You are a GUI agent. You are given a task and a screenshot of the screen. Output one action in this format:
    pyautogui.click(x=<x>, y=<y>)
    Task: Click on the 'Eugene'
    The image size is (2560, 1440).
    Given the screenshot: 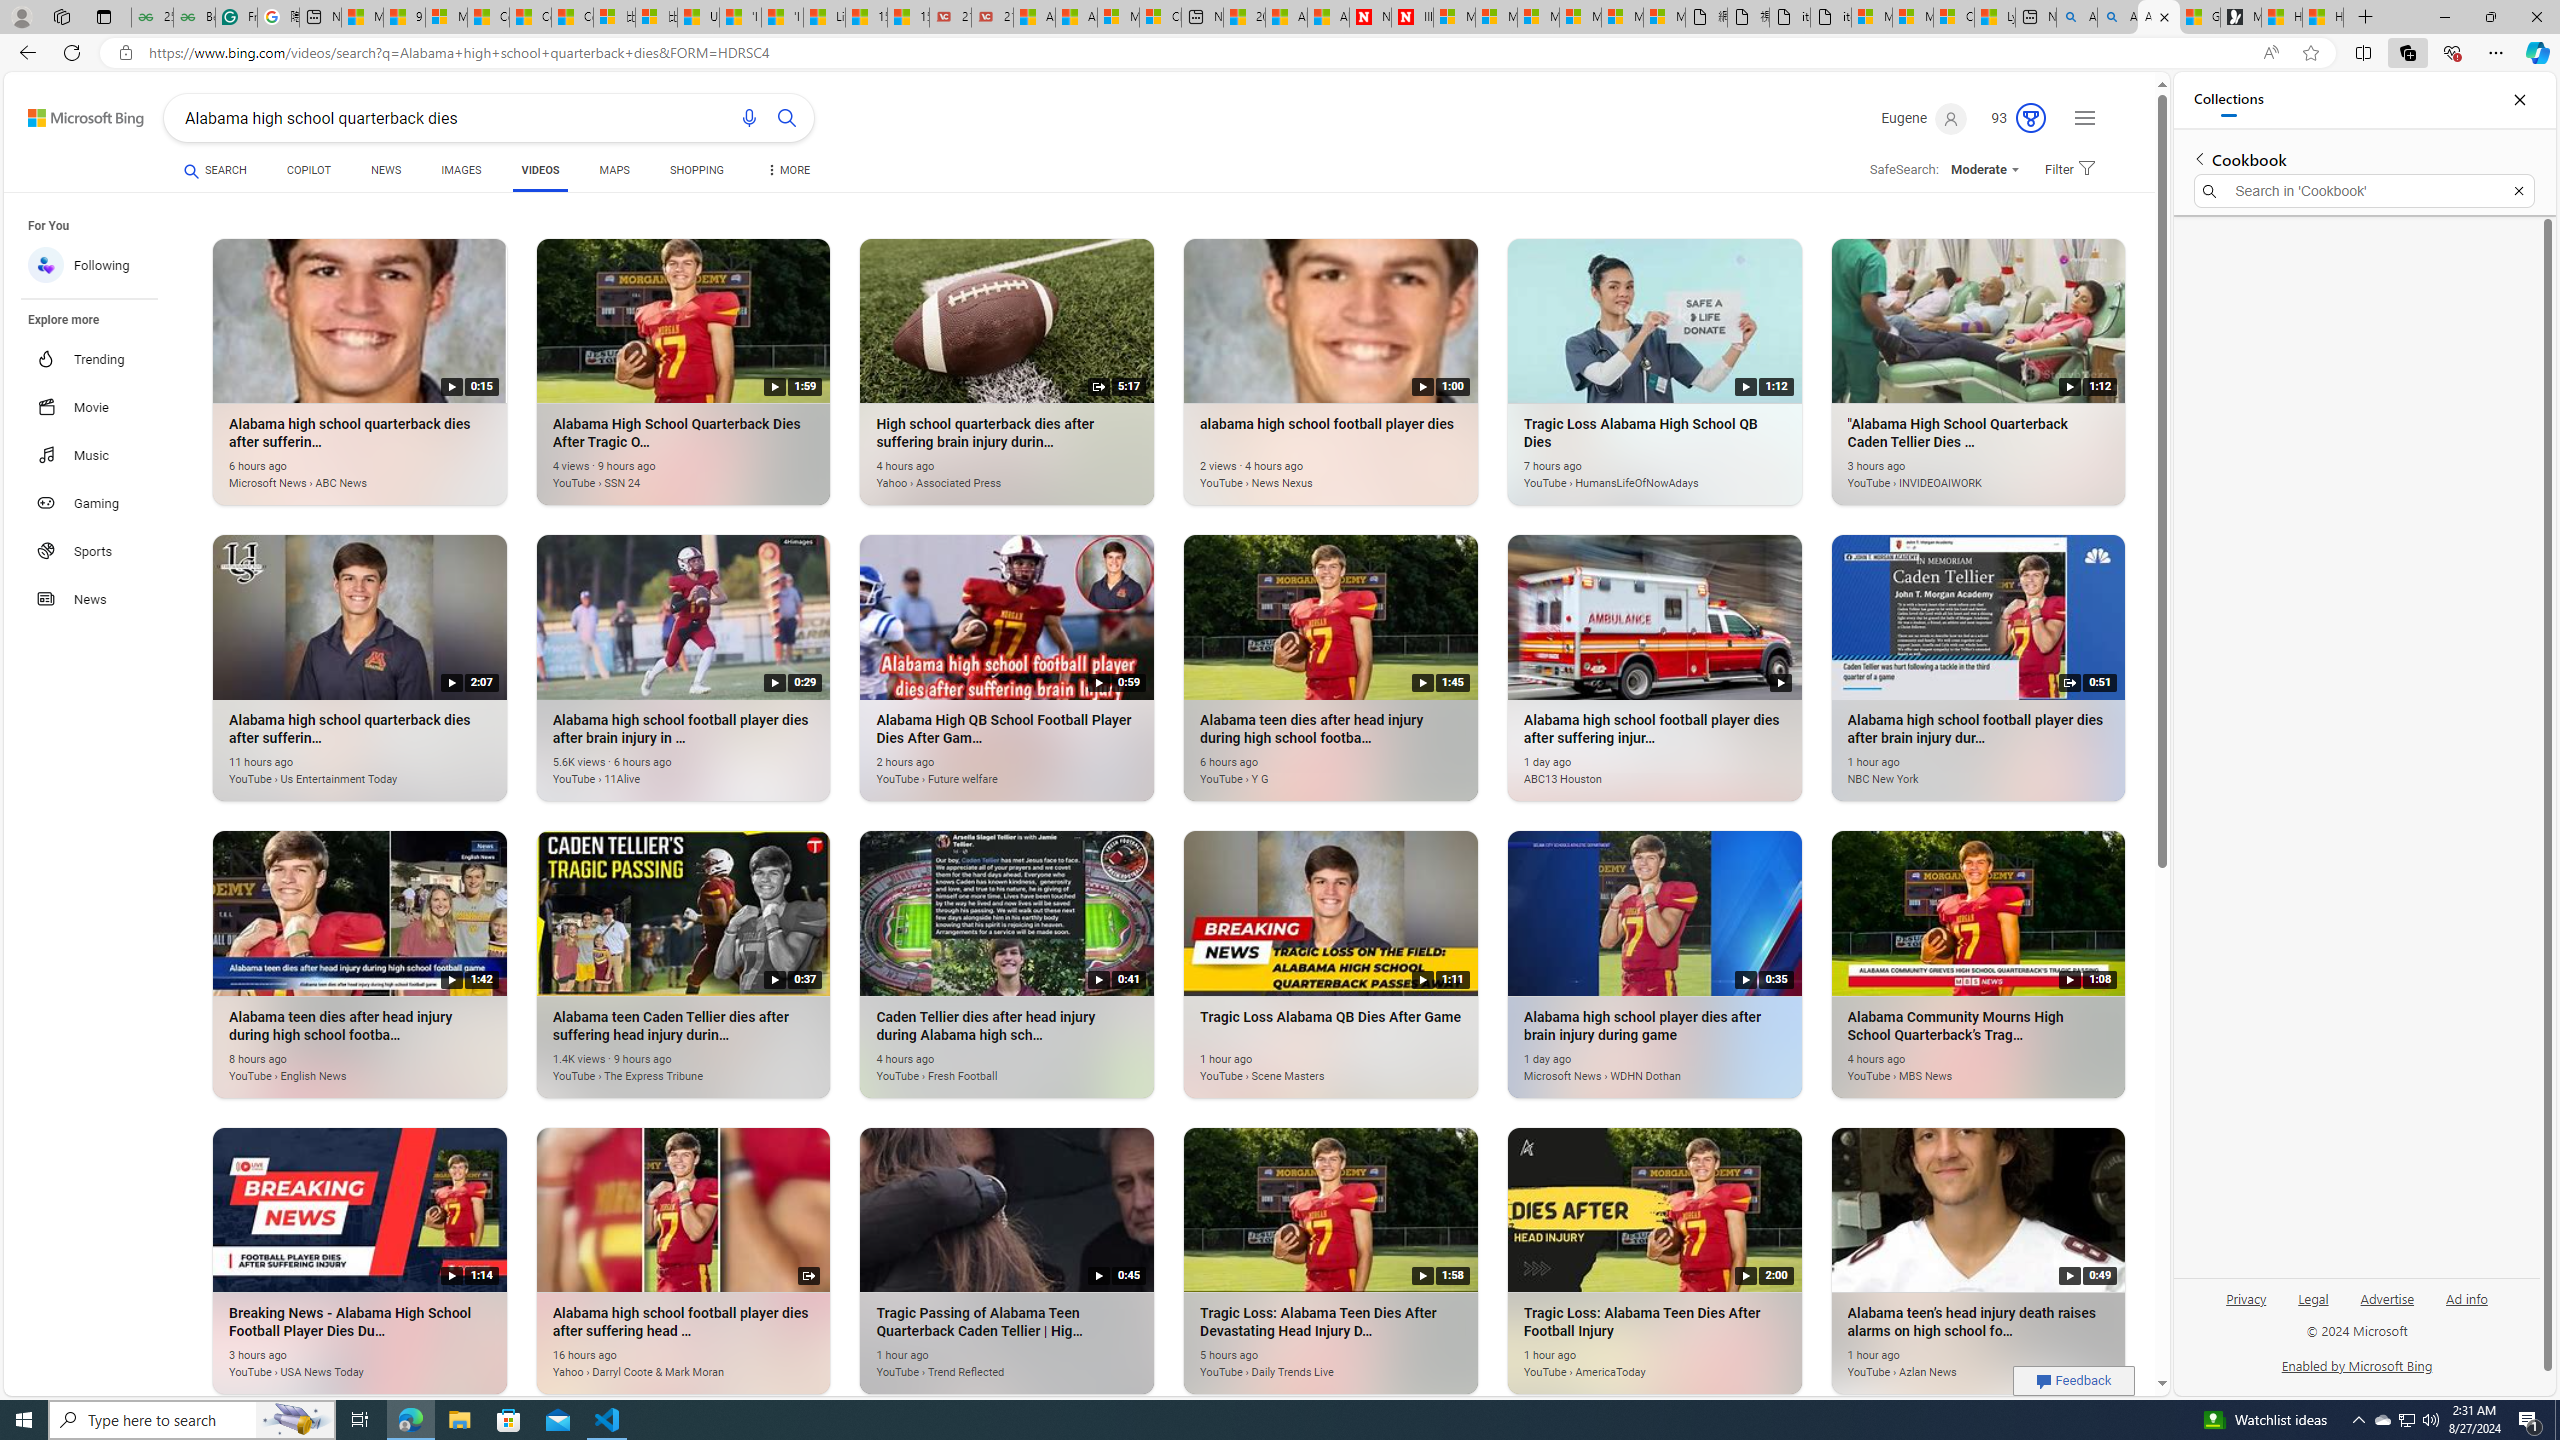 What is the action you would take?
    pyautogui.click(x=1924, y=118)
    